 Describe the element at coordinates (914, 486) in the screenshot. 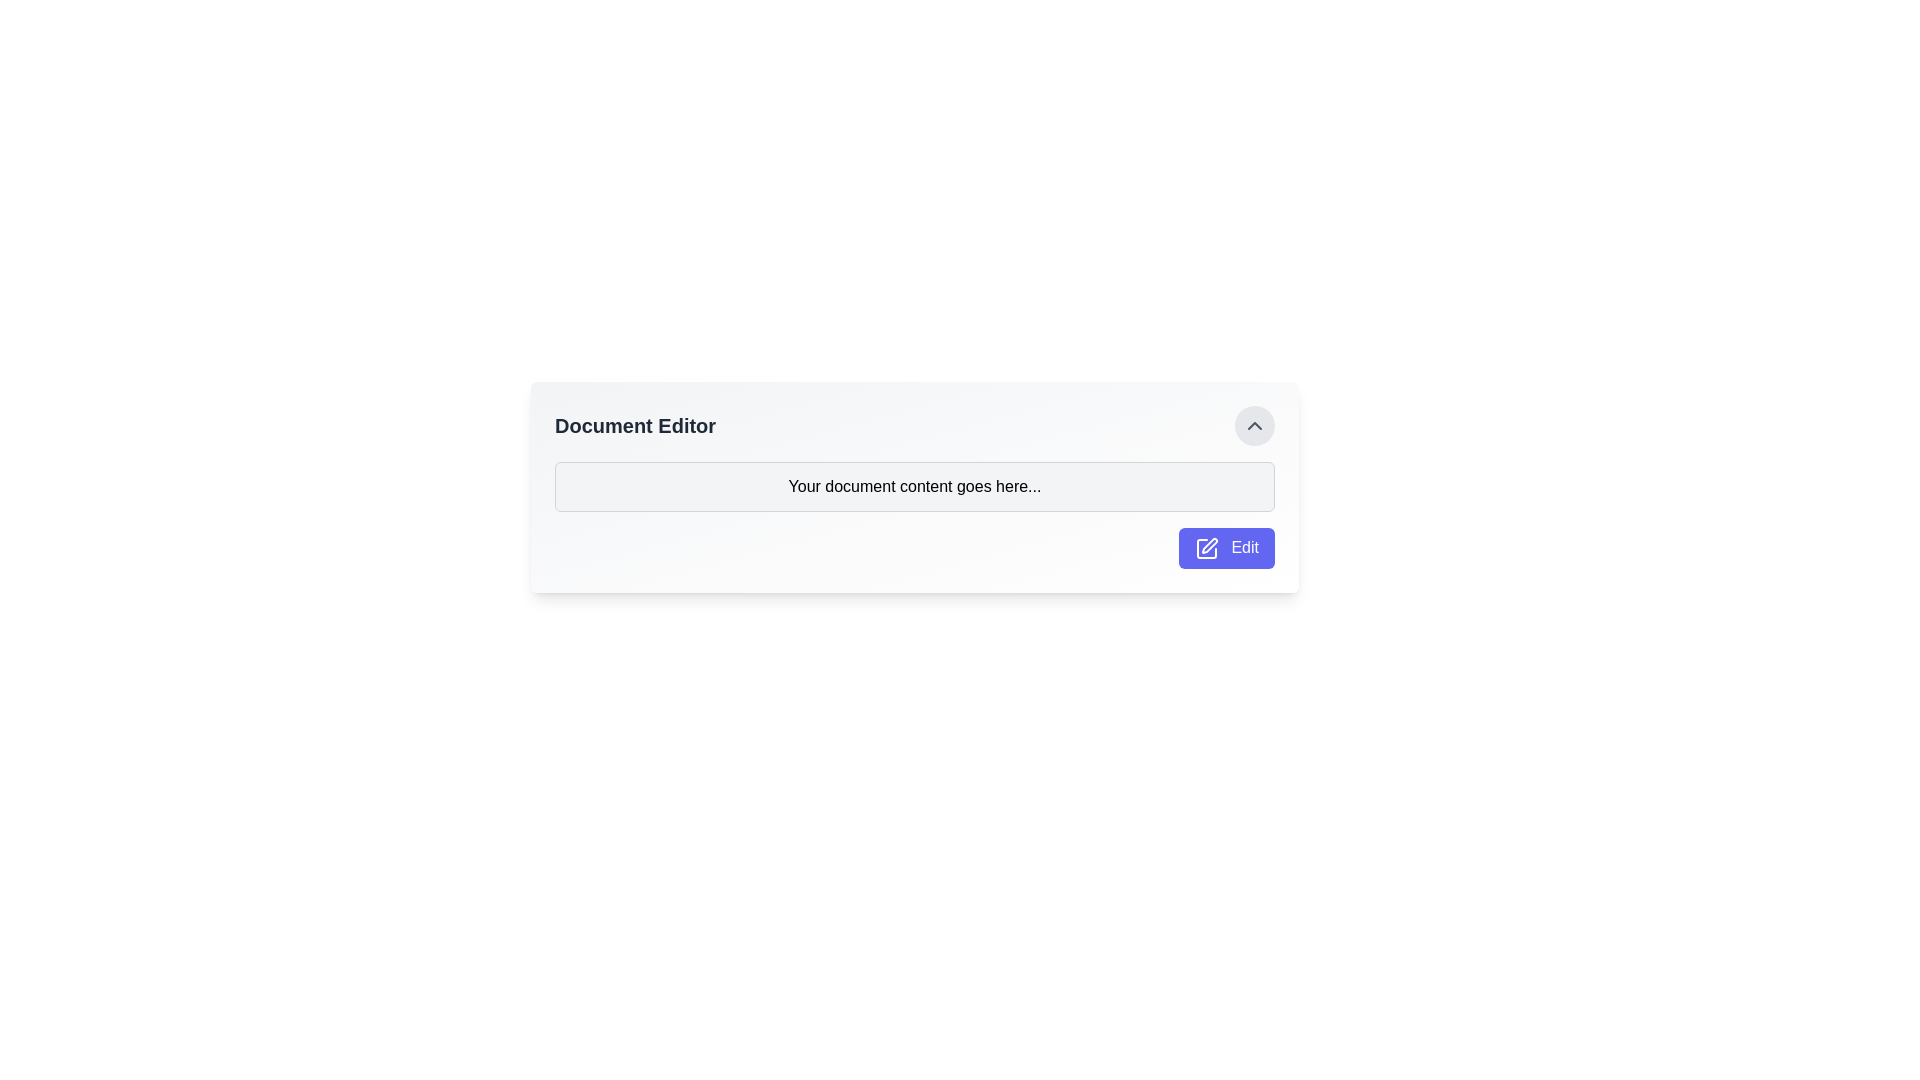

I see `the static text display area containing the placeholder text 'Your document content goes here...'` at that location.